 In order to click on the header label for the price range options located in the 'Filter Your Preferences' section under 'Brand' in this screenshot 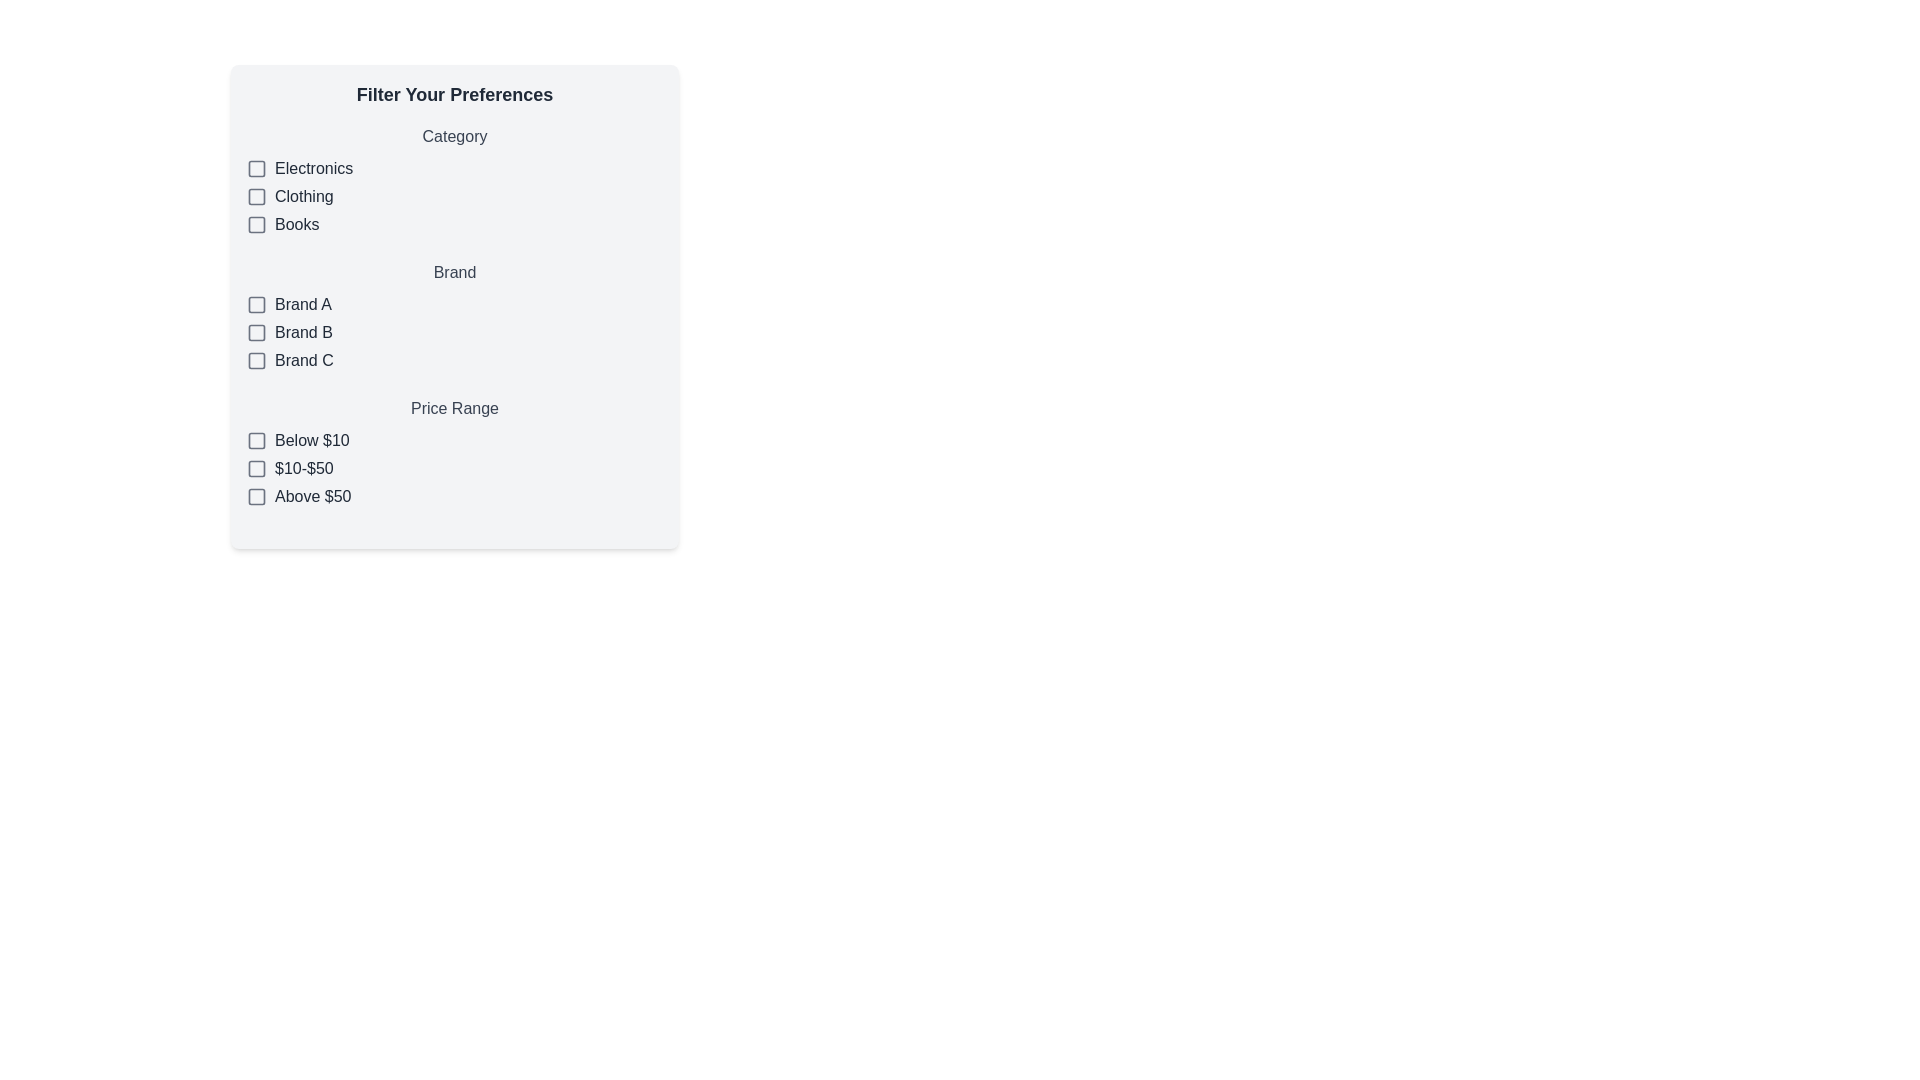, I will do `click(454, 407)`.